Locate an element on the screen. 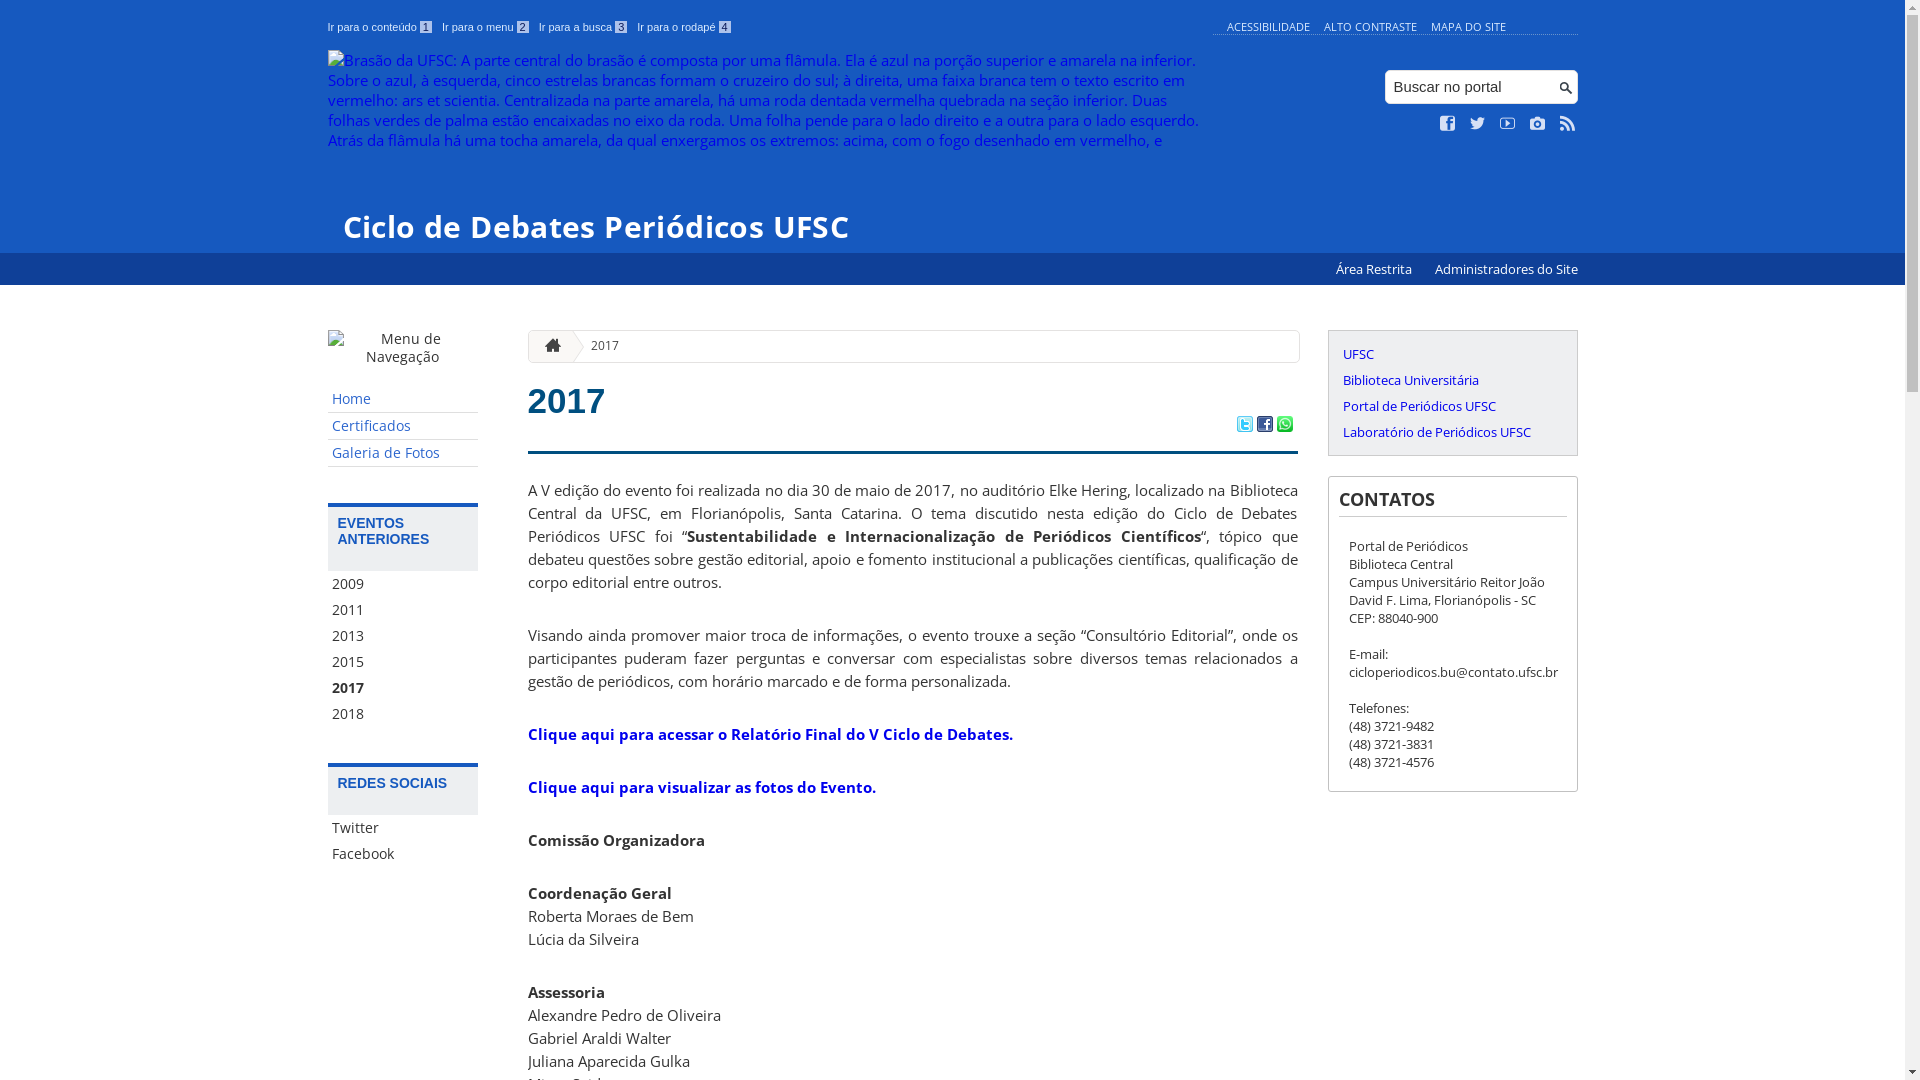 Image resolution: width=1920 pixels, height=1080 pixels. 'MAPA DO SITE' is located at coordinates (1467, 26).